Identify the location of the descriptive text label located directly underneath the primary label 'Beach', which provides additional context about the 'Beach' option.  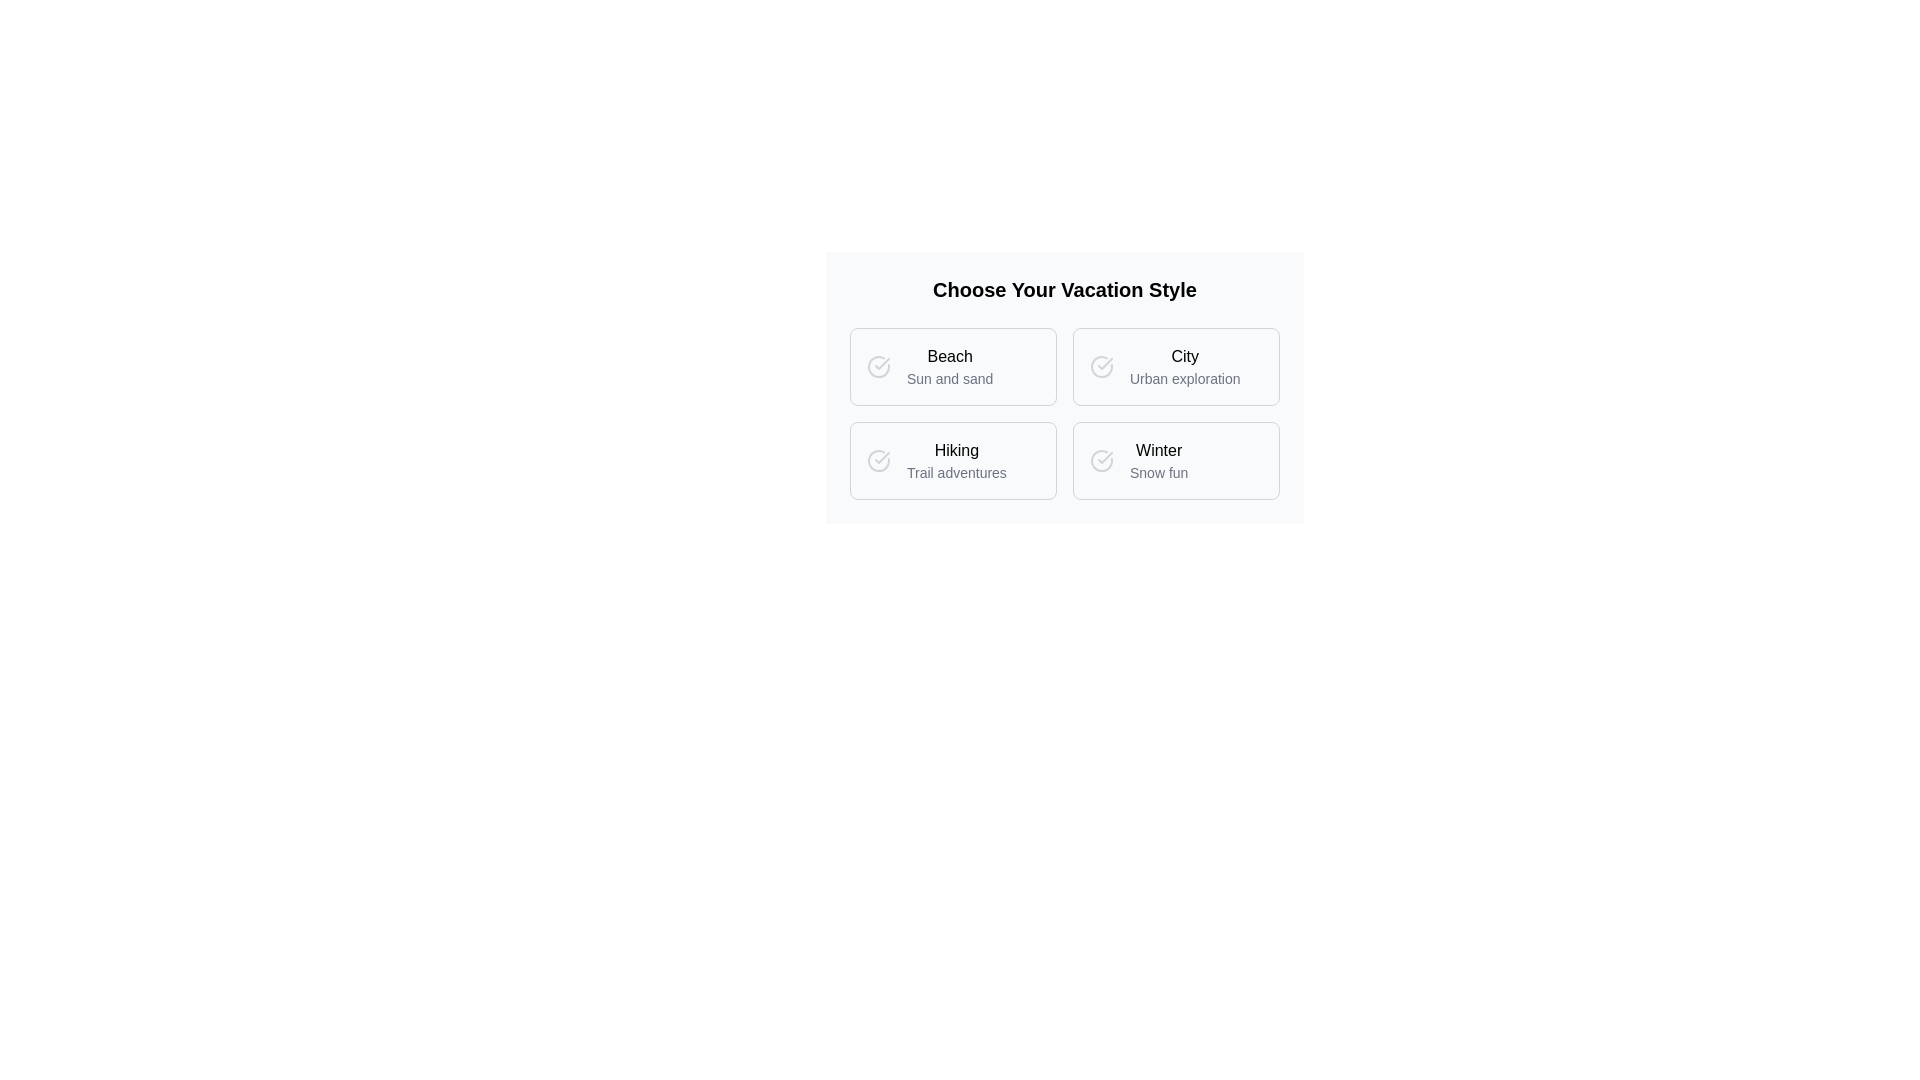
(949, 378).